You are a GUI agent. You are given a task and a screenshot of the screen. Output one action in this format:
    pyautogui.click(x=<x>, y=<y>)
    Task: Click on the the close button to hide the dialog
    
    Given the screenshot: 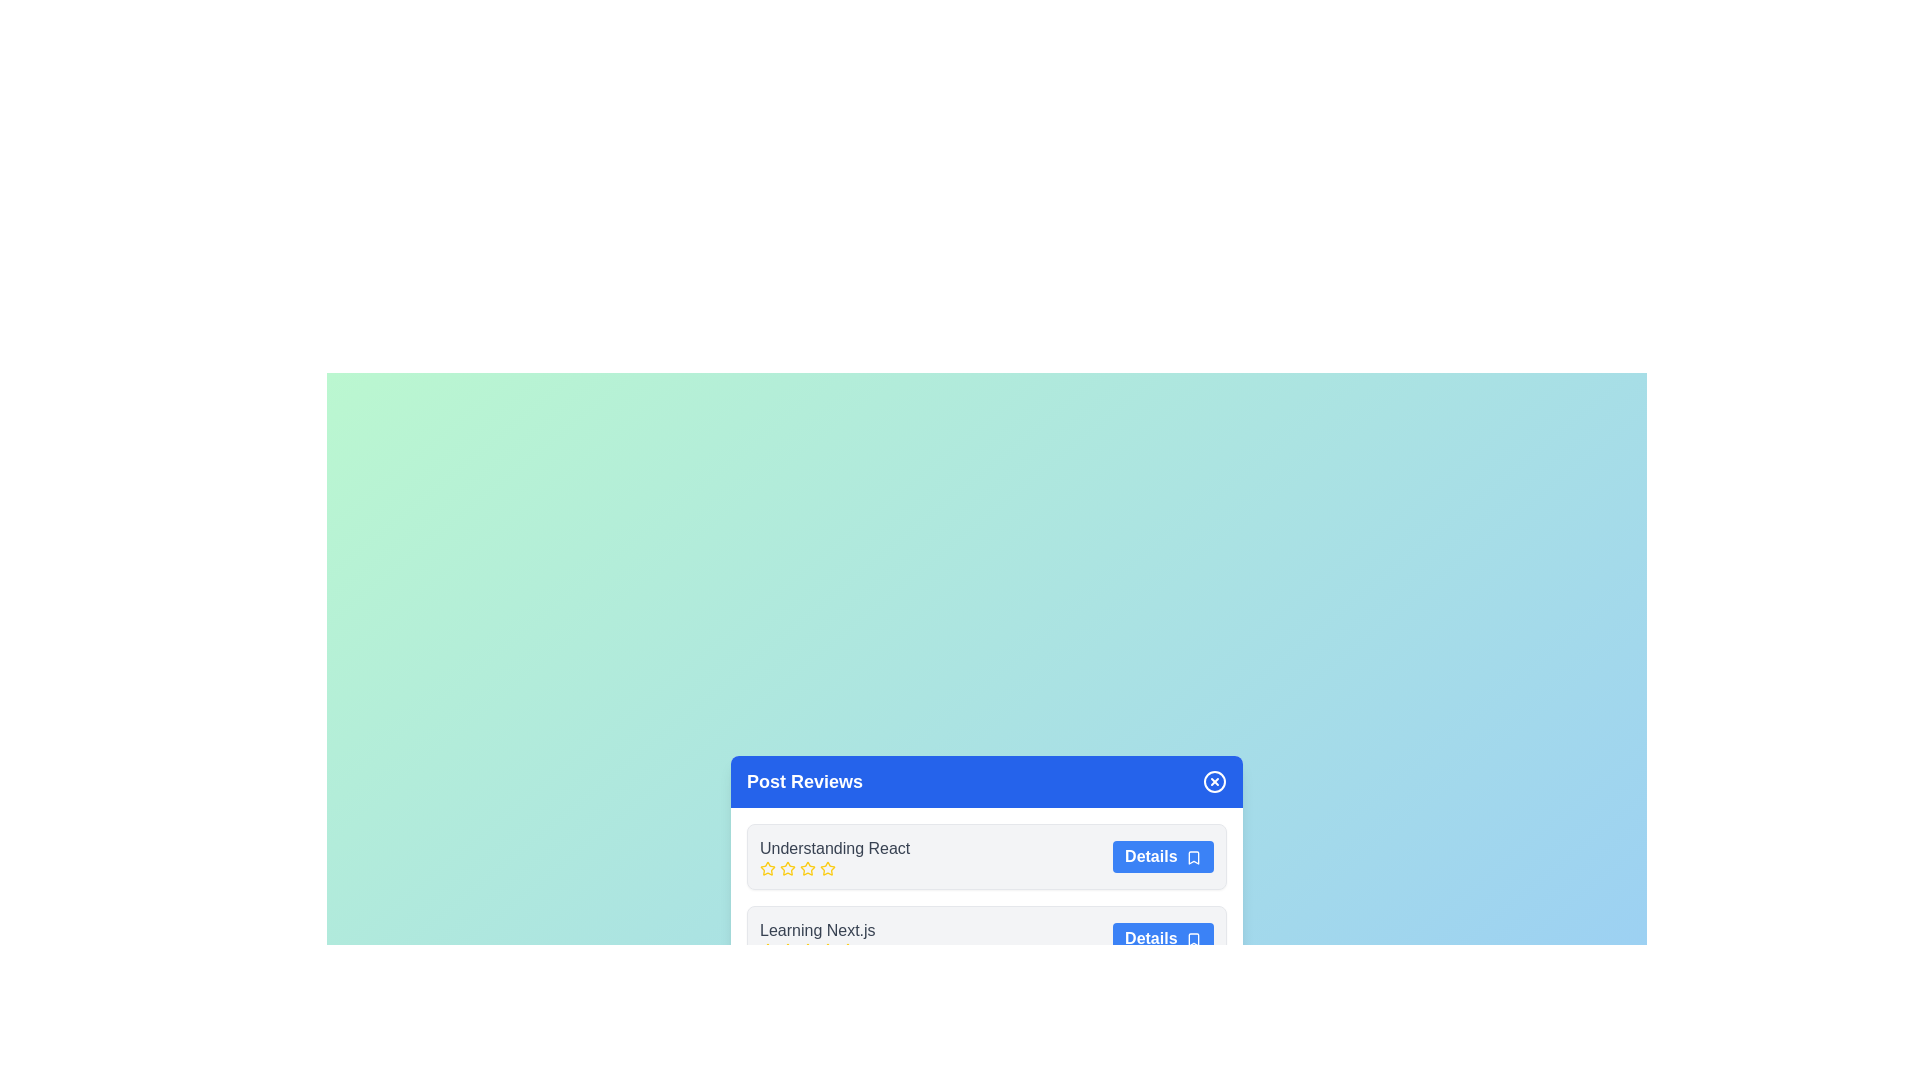 What is the action you would take?
    pyautogui.click(x=1213, y=781)
    